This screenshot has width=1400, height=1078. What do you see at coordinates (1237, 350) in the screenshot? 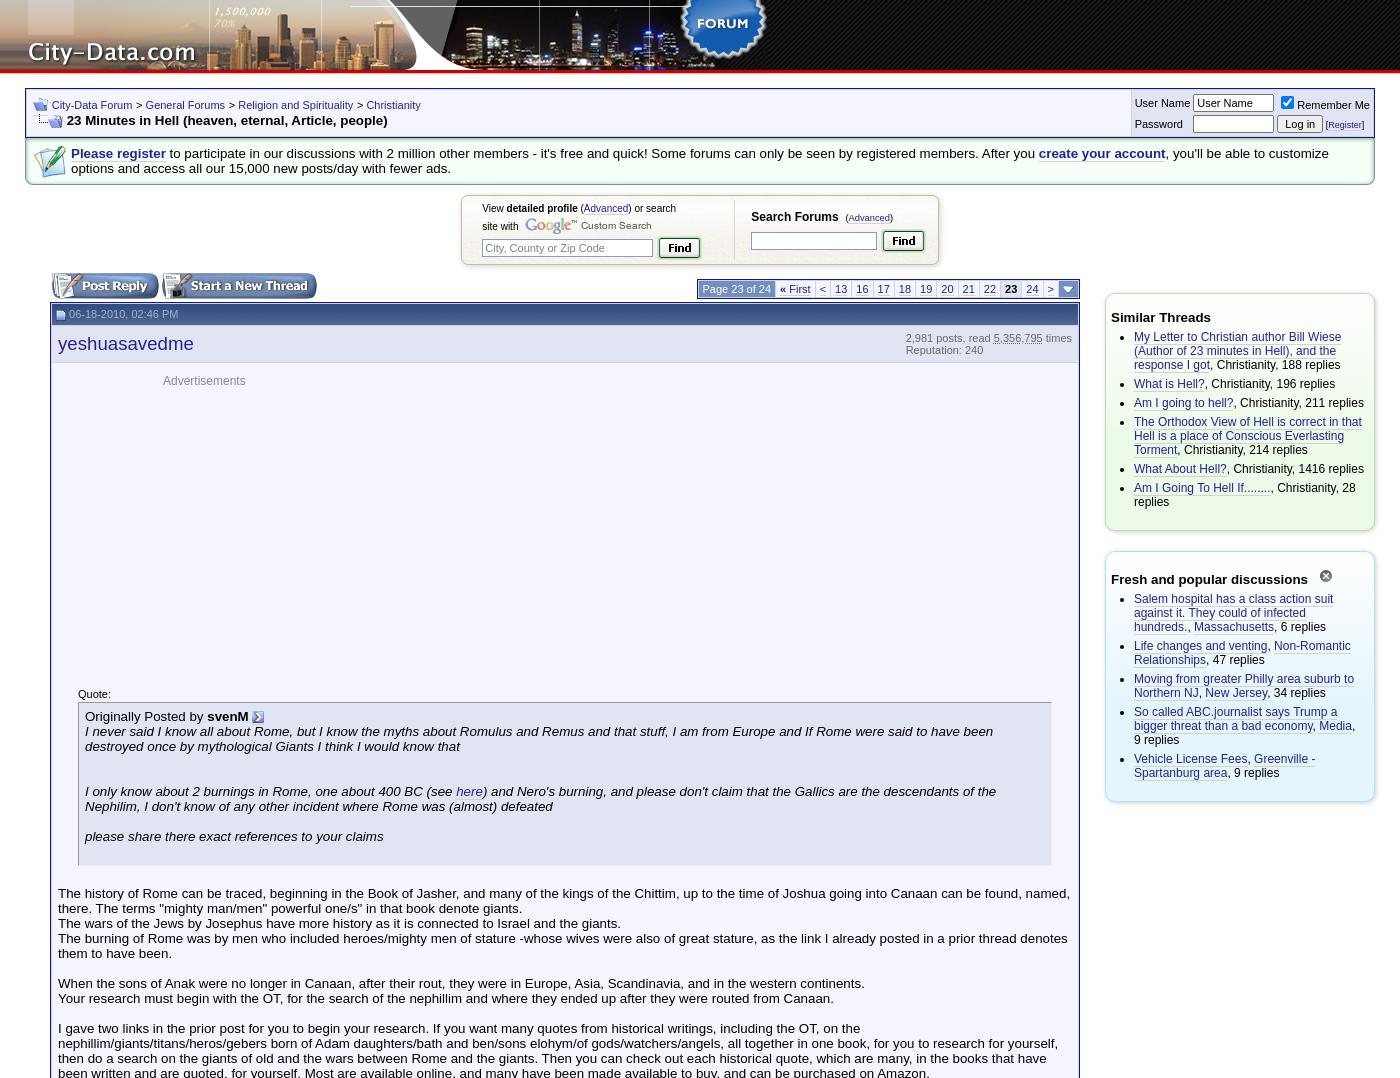
I see `'My Letter to Christian author Bill Wiese (Author of 23 minutes in Hell), and the response I got'` at bounding box center [1237, 350].